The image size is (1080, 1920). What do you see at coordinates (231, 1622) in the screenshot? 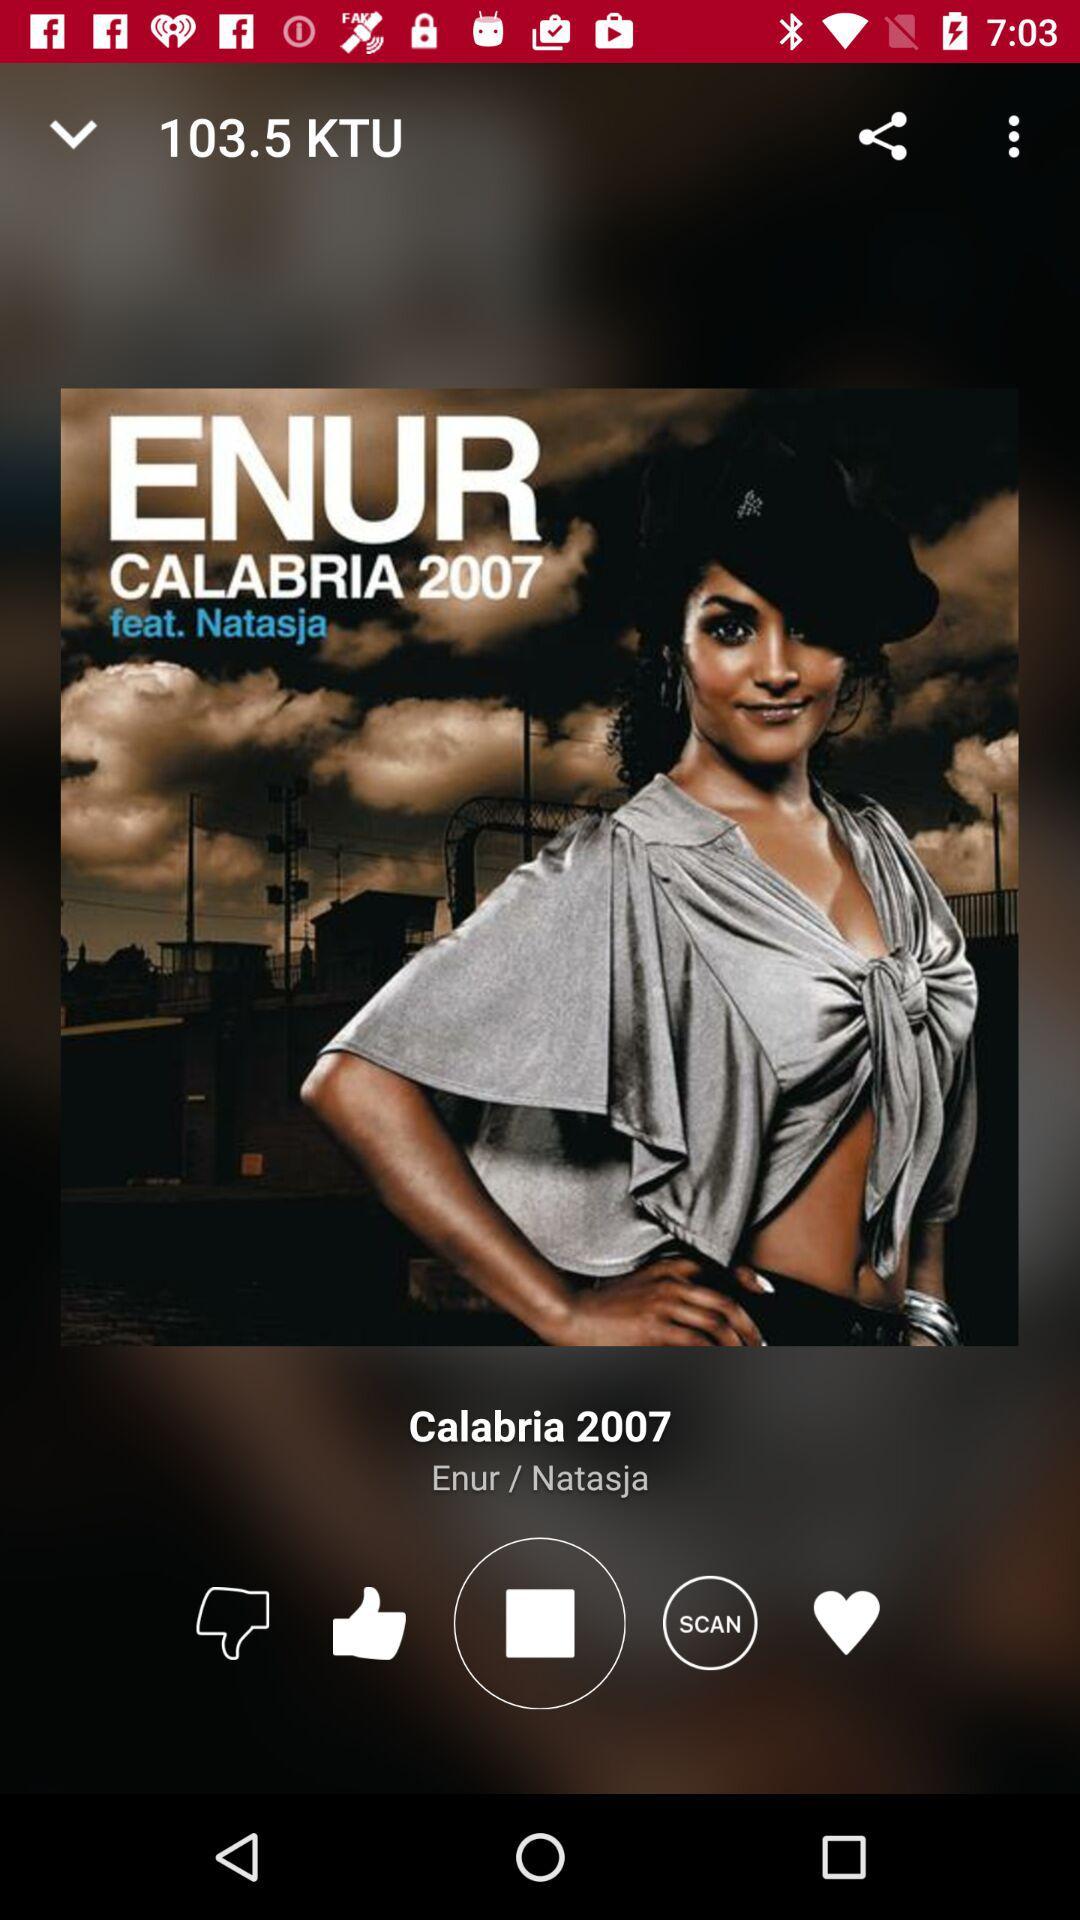
I see `the thumbs_down icon` at bounding box center [231, 1622].